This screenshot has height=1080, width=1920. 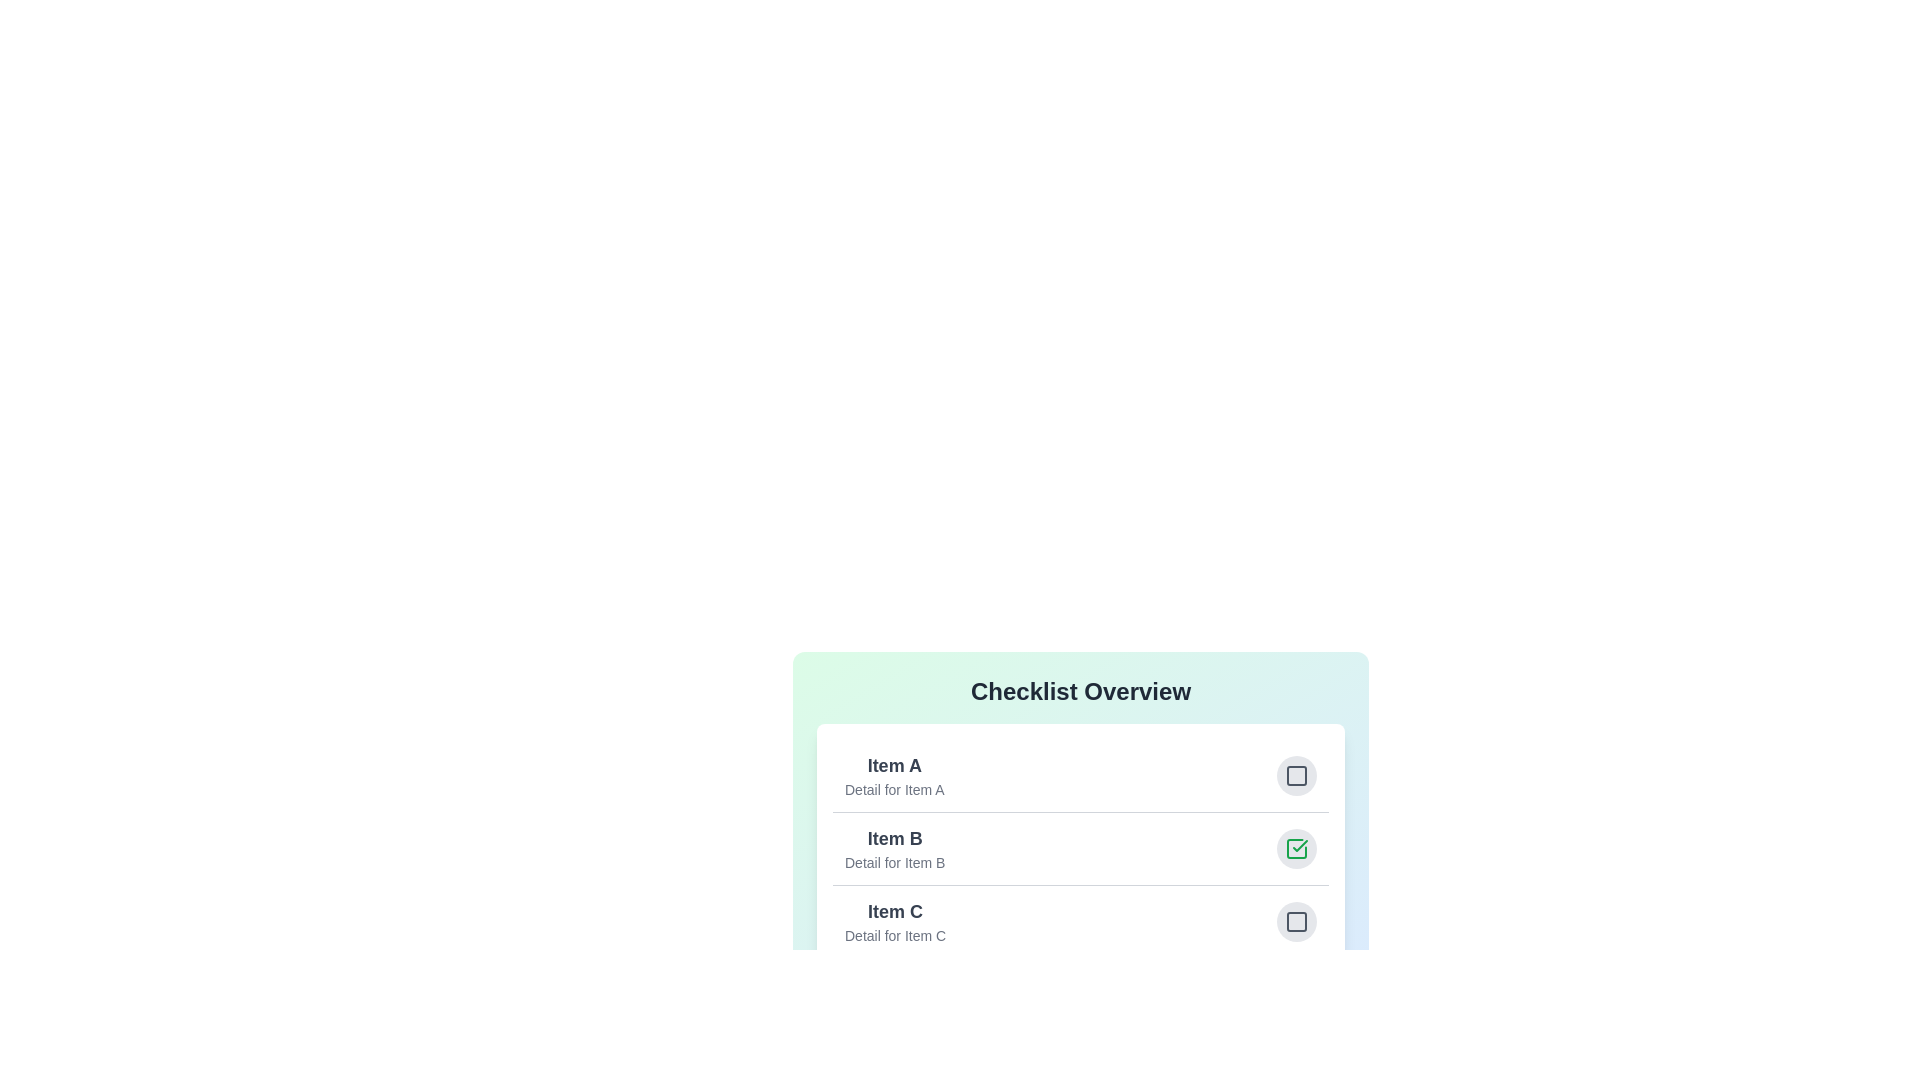 I want to click on the checkbox of the item with name Item B, so click(x=1296, y=848).